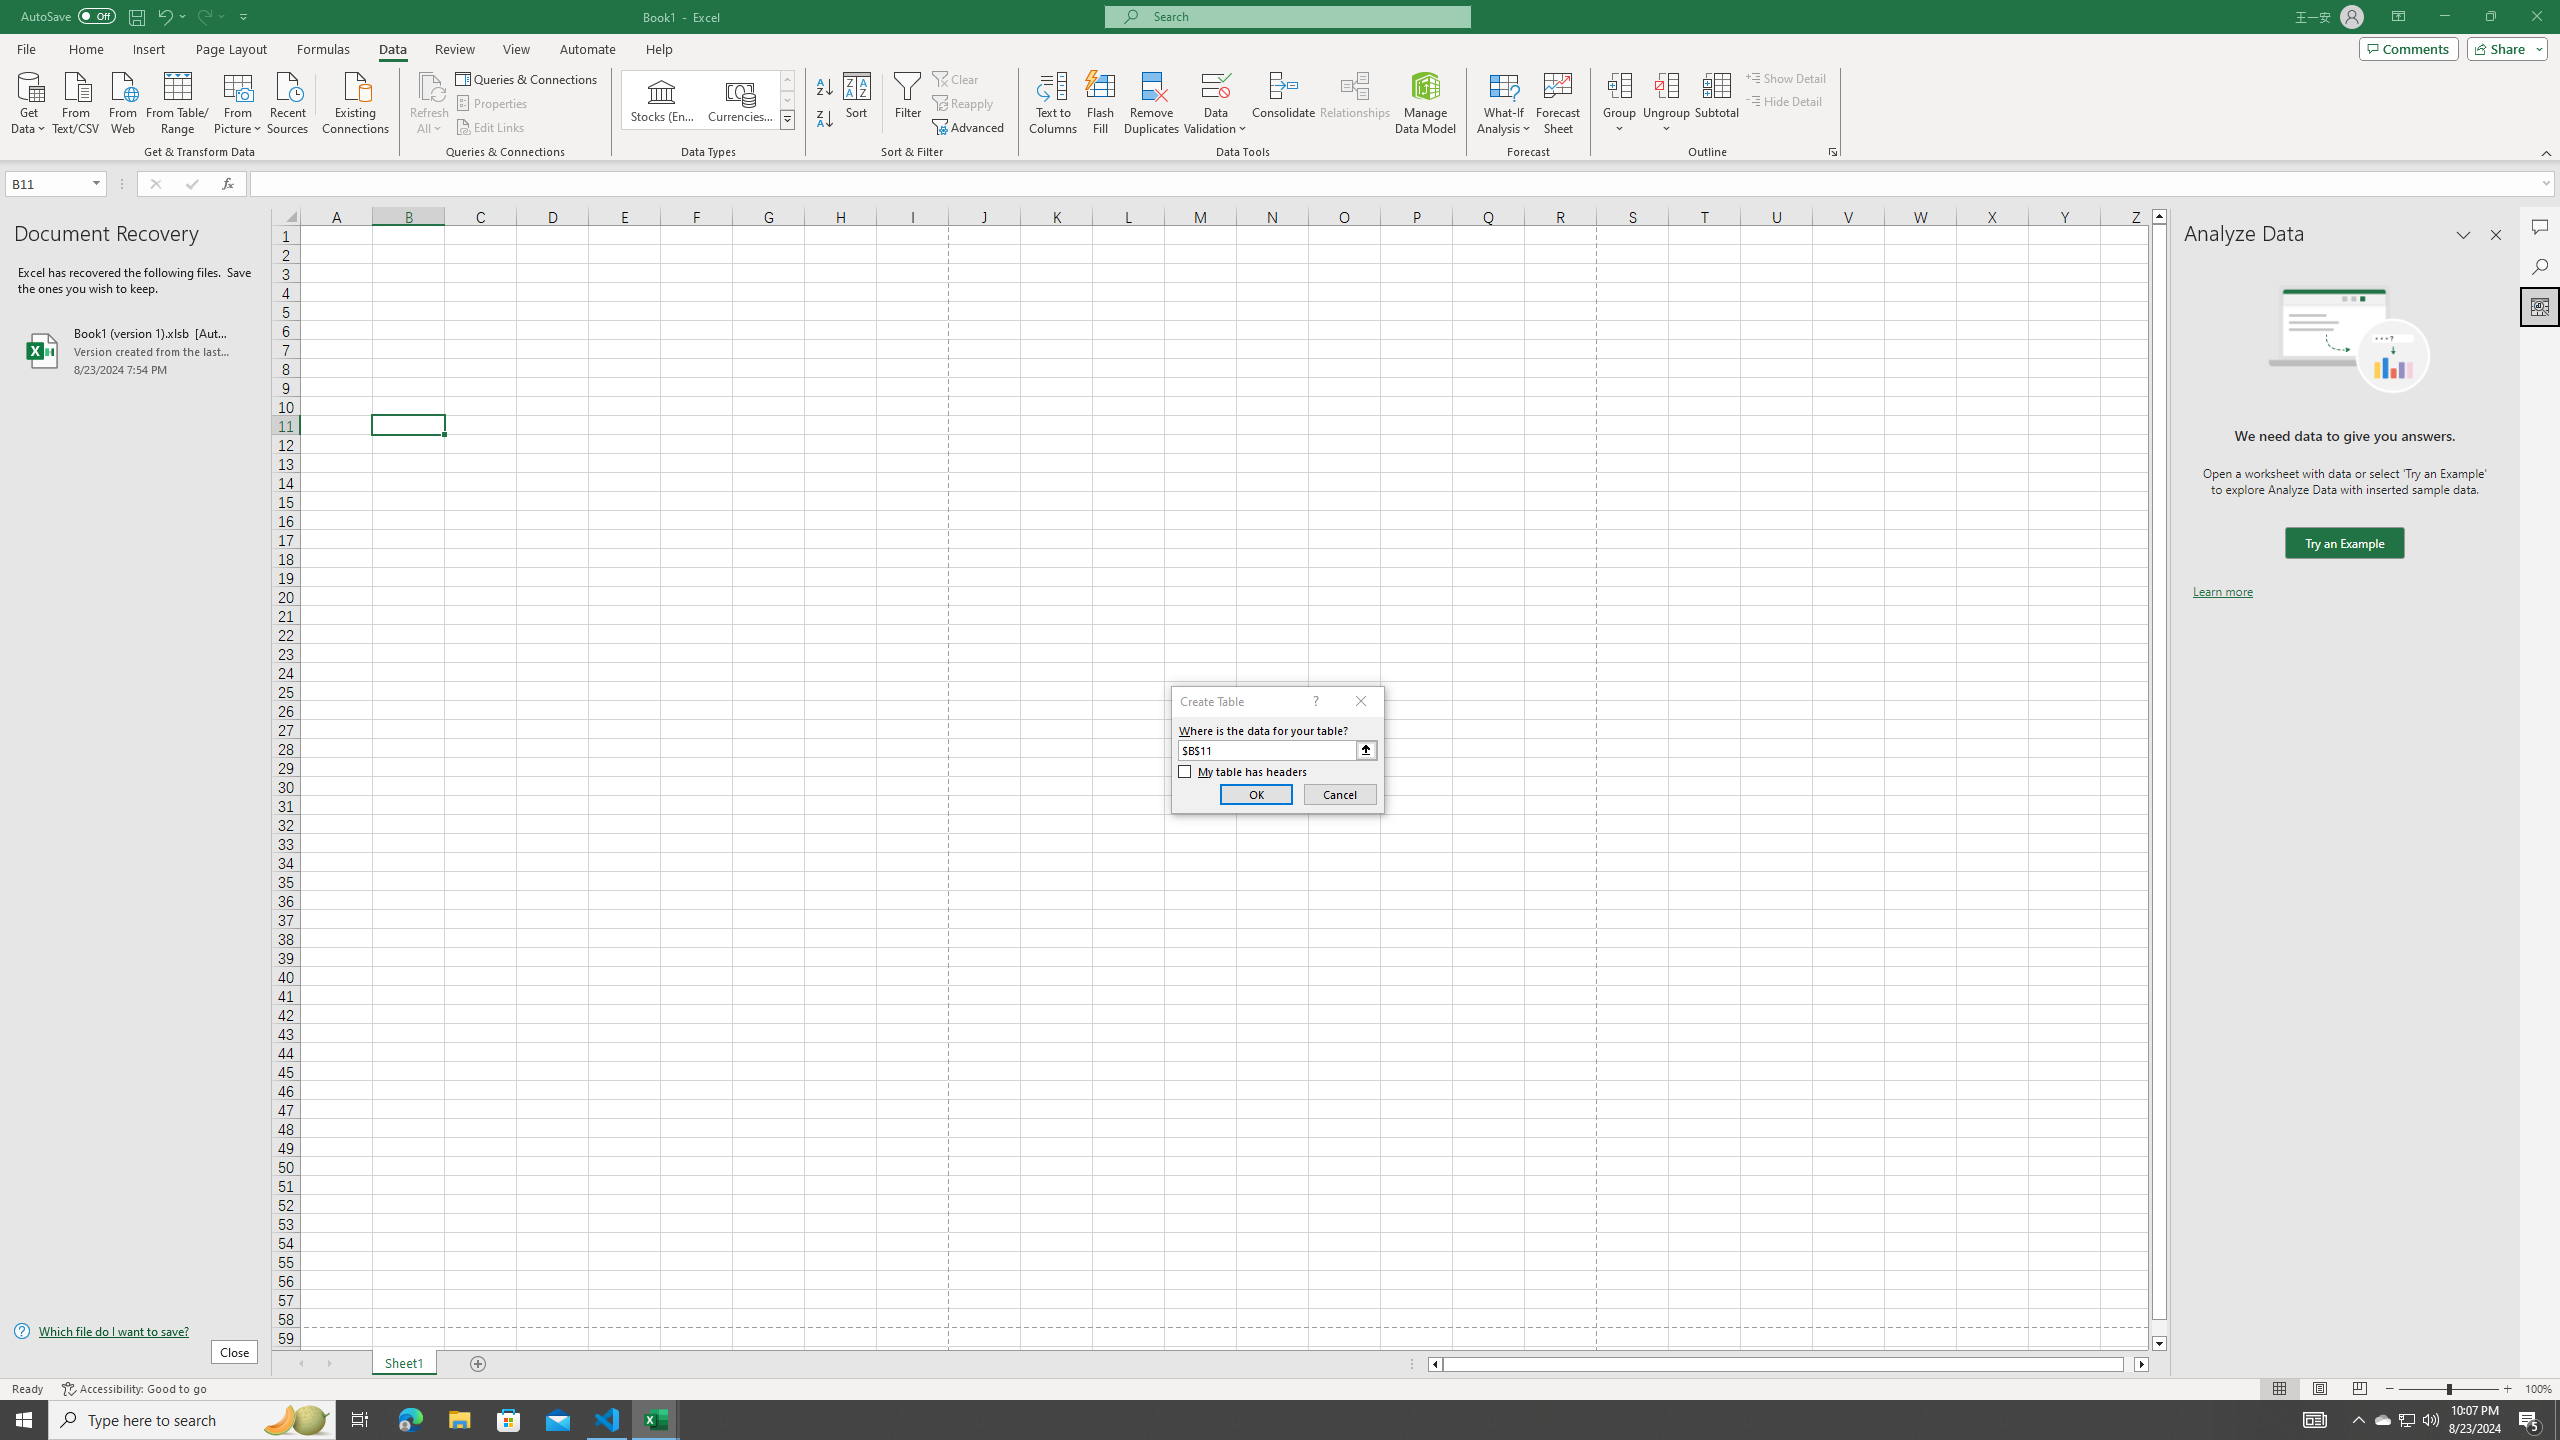 The width and height of the screenshot is (2560, 1440). Describe the element at coordinates (2539, 267) in the screenshot. I see `'Search'` at that location.